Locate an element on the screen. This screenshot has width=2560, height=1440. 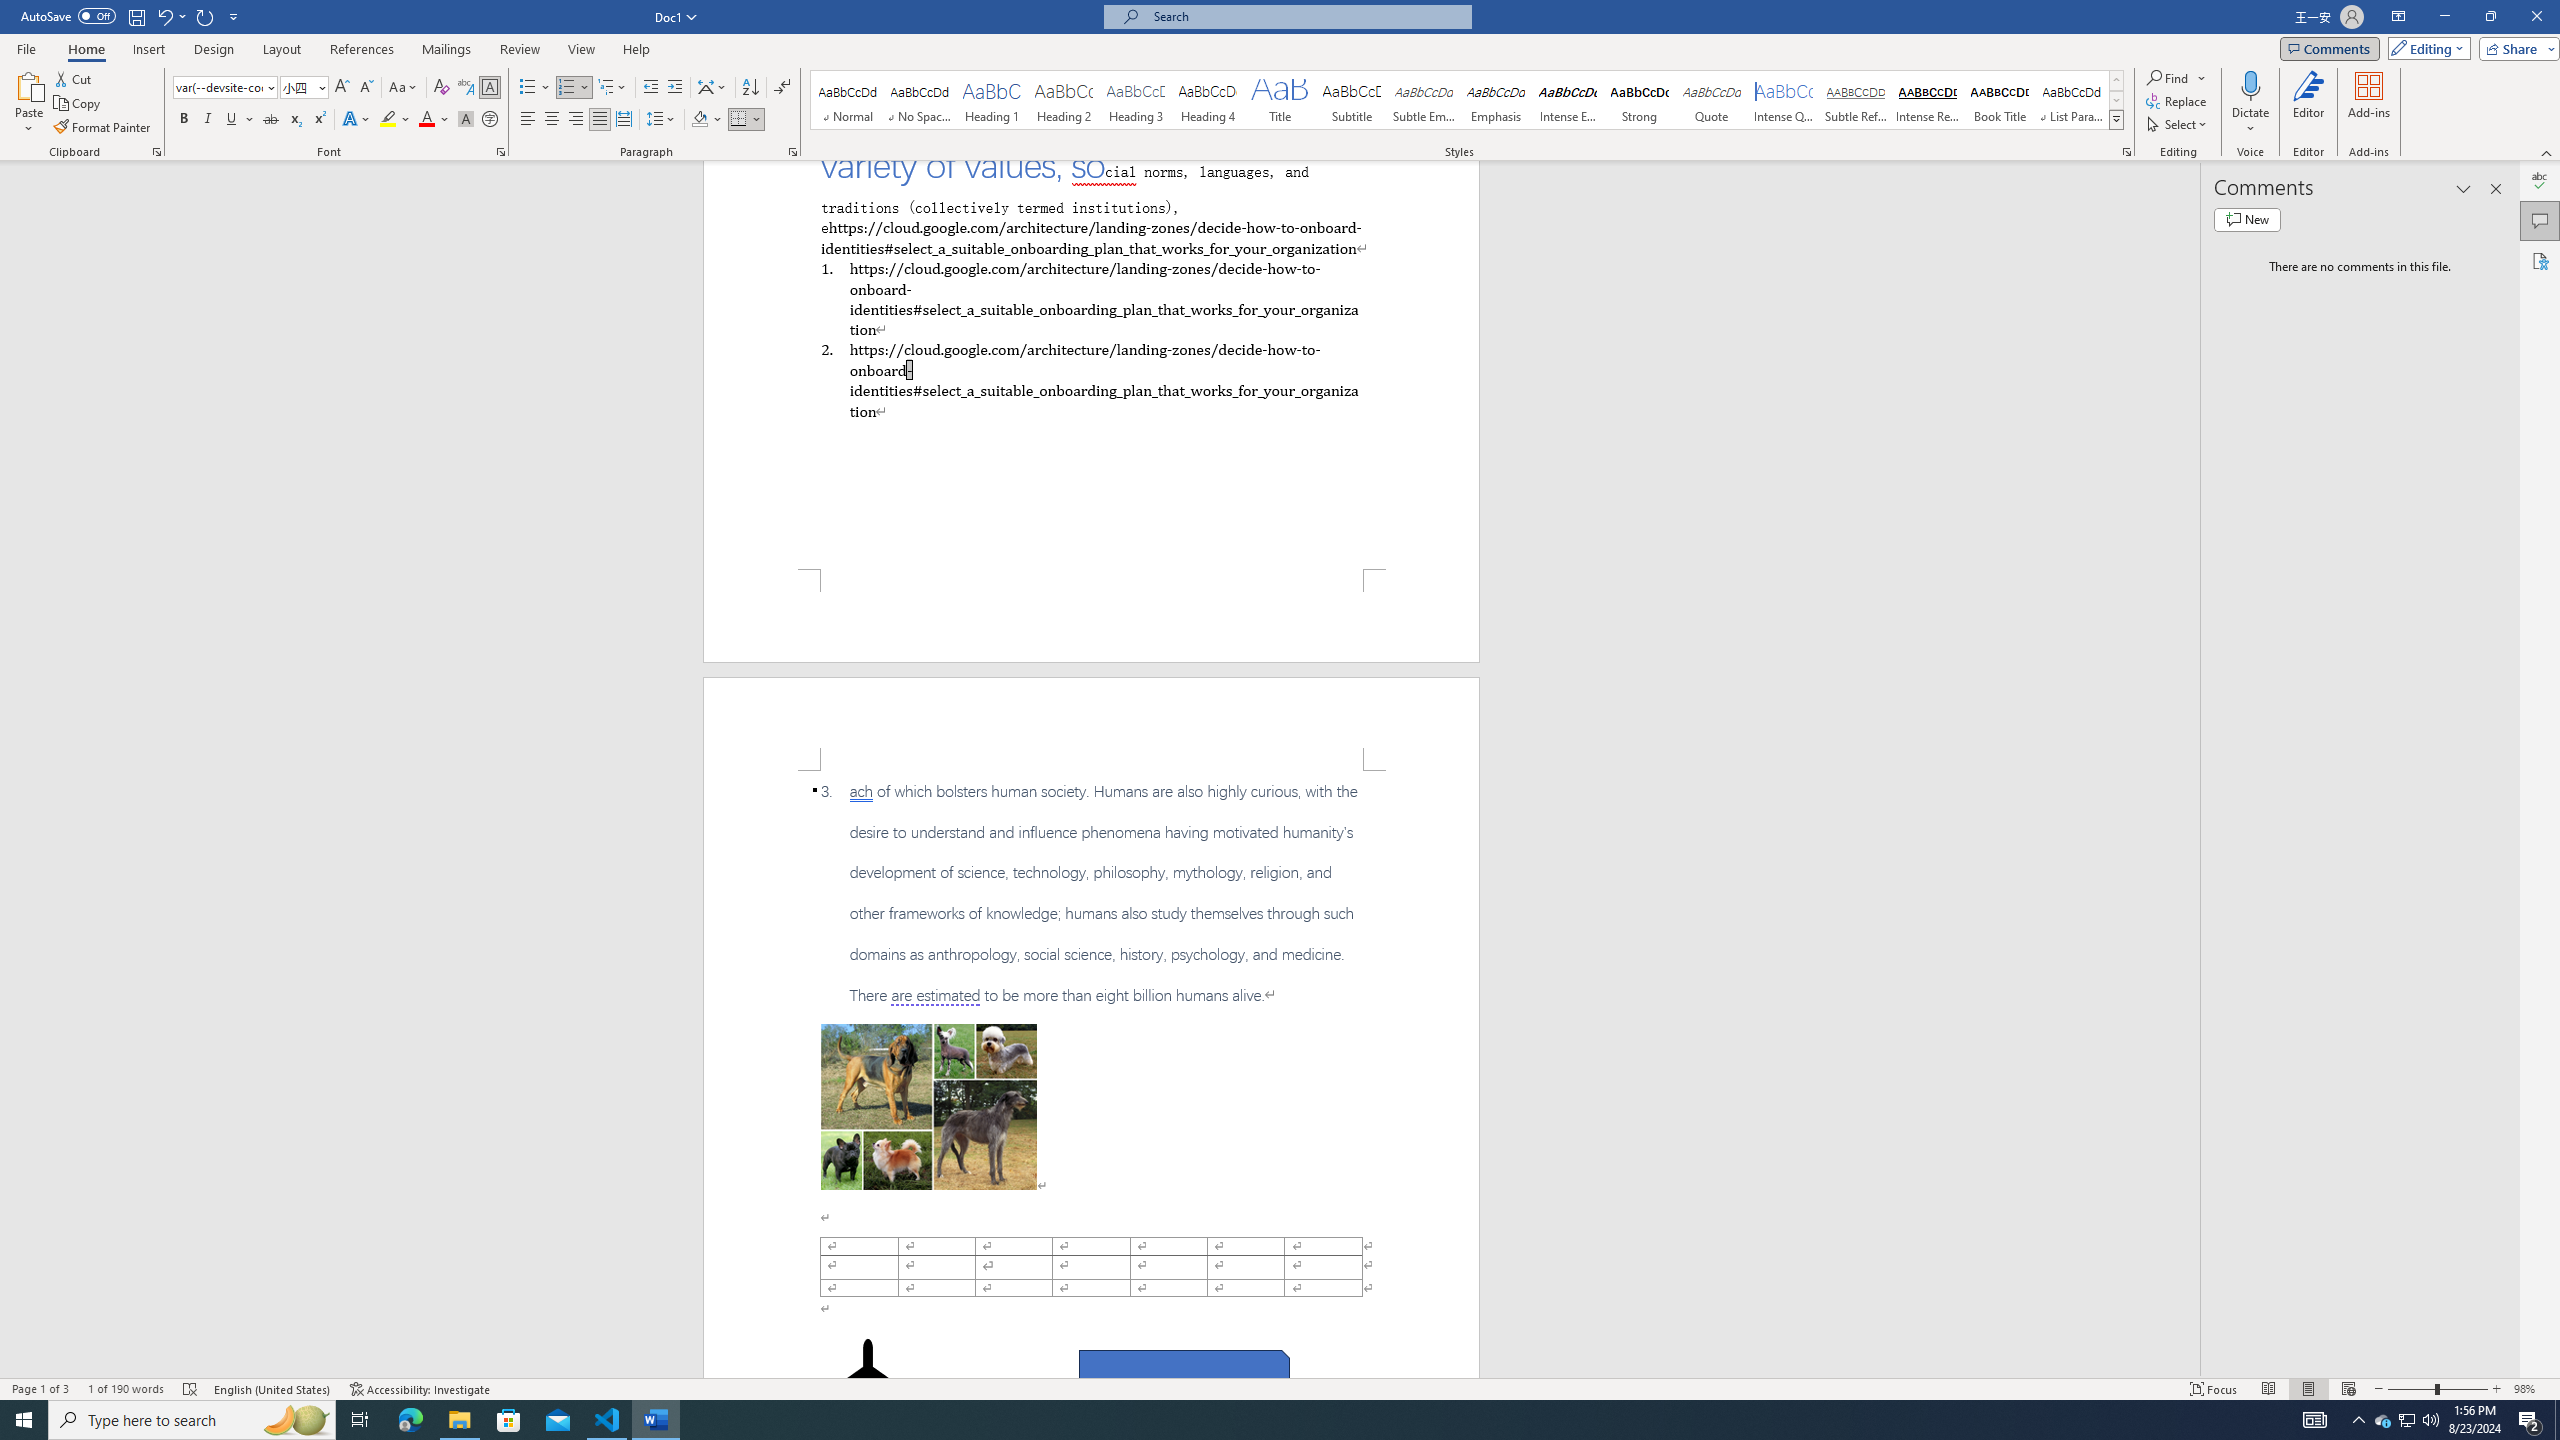
'Accessibility' is located at coordinates (2539, 260).